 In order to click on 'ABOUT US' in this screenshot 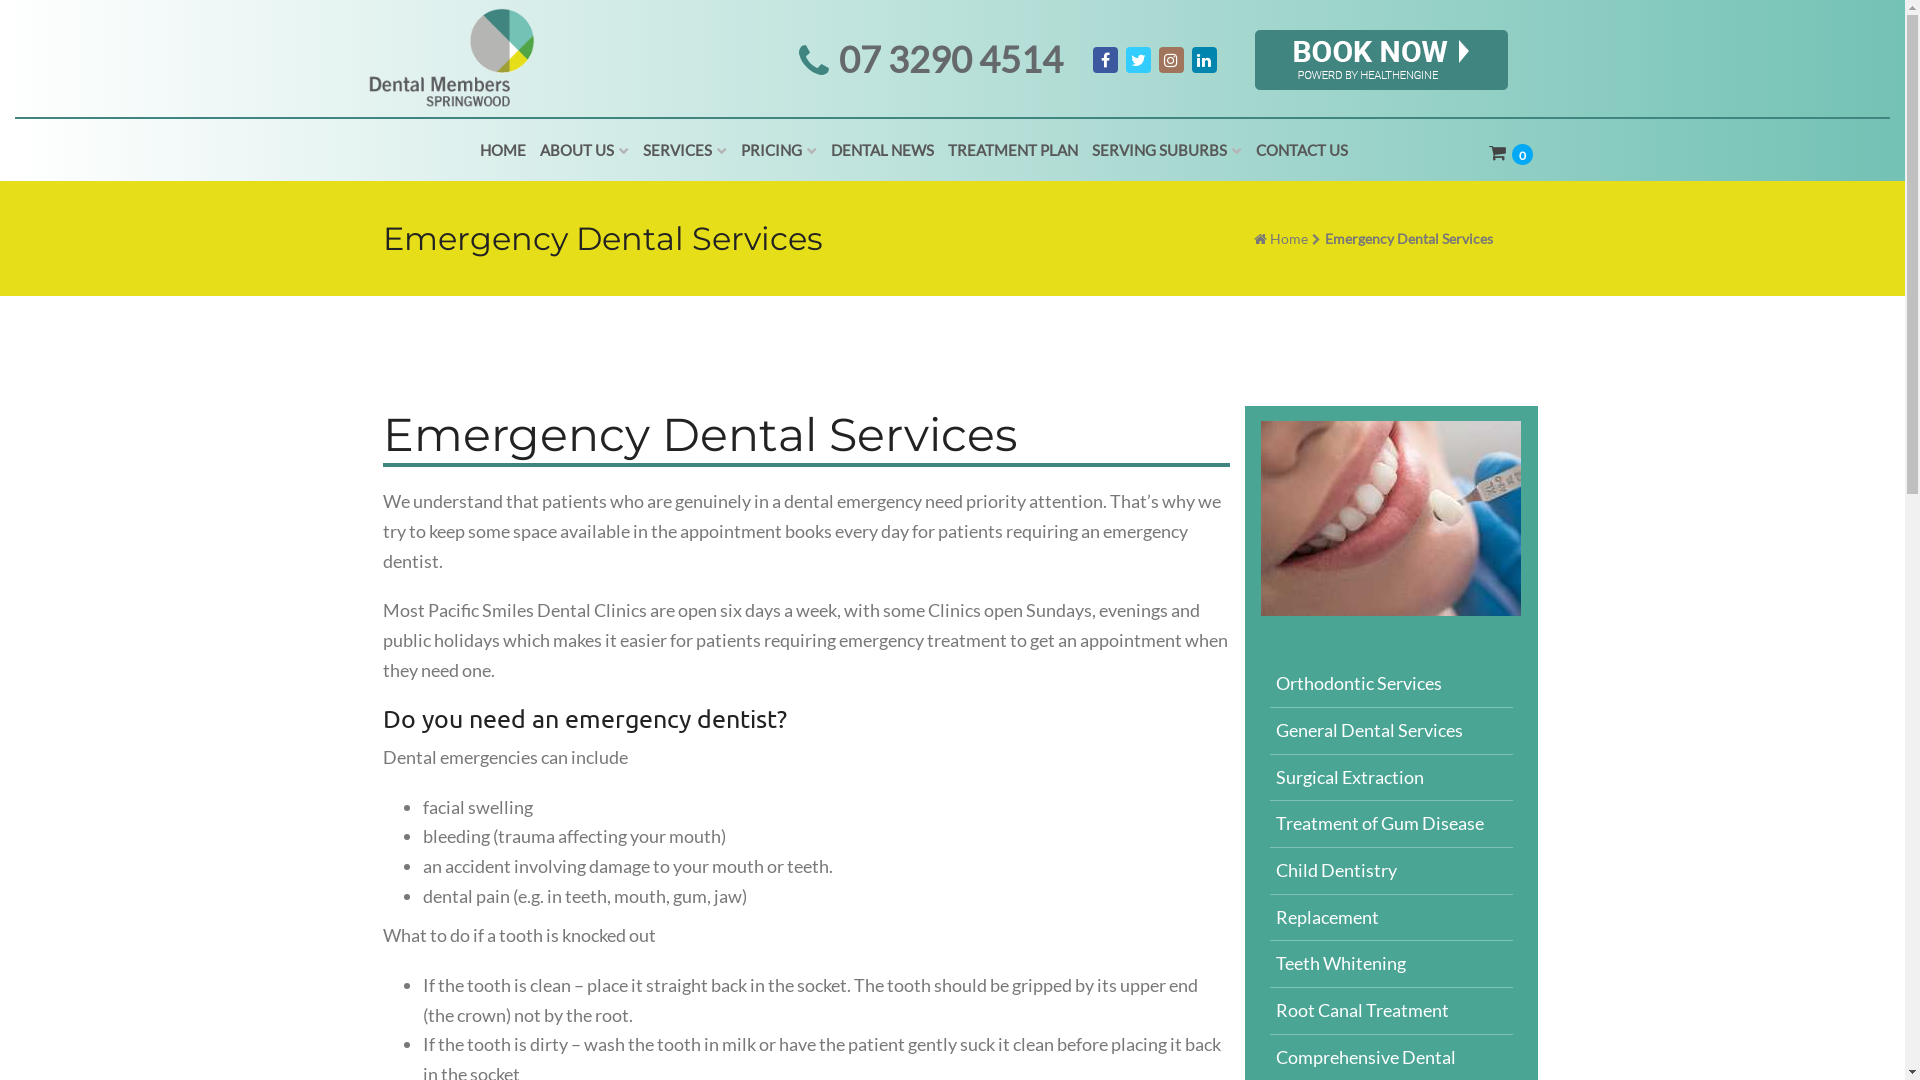, I will do `click(583, 149)`.